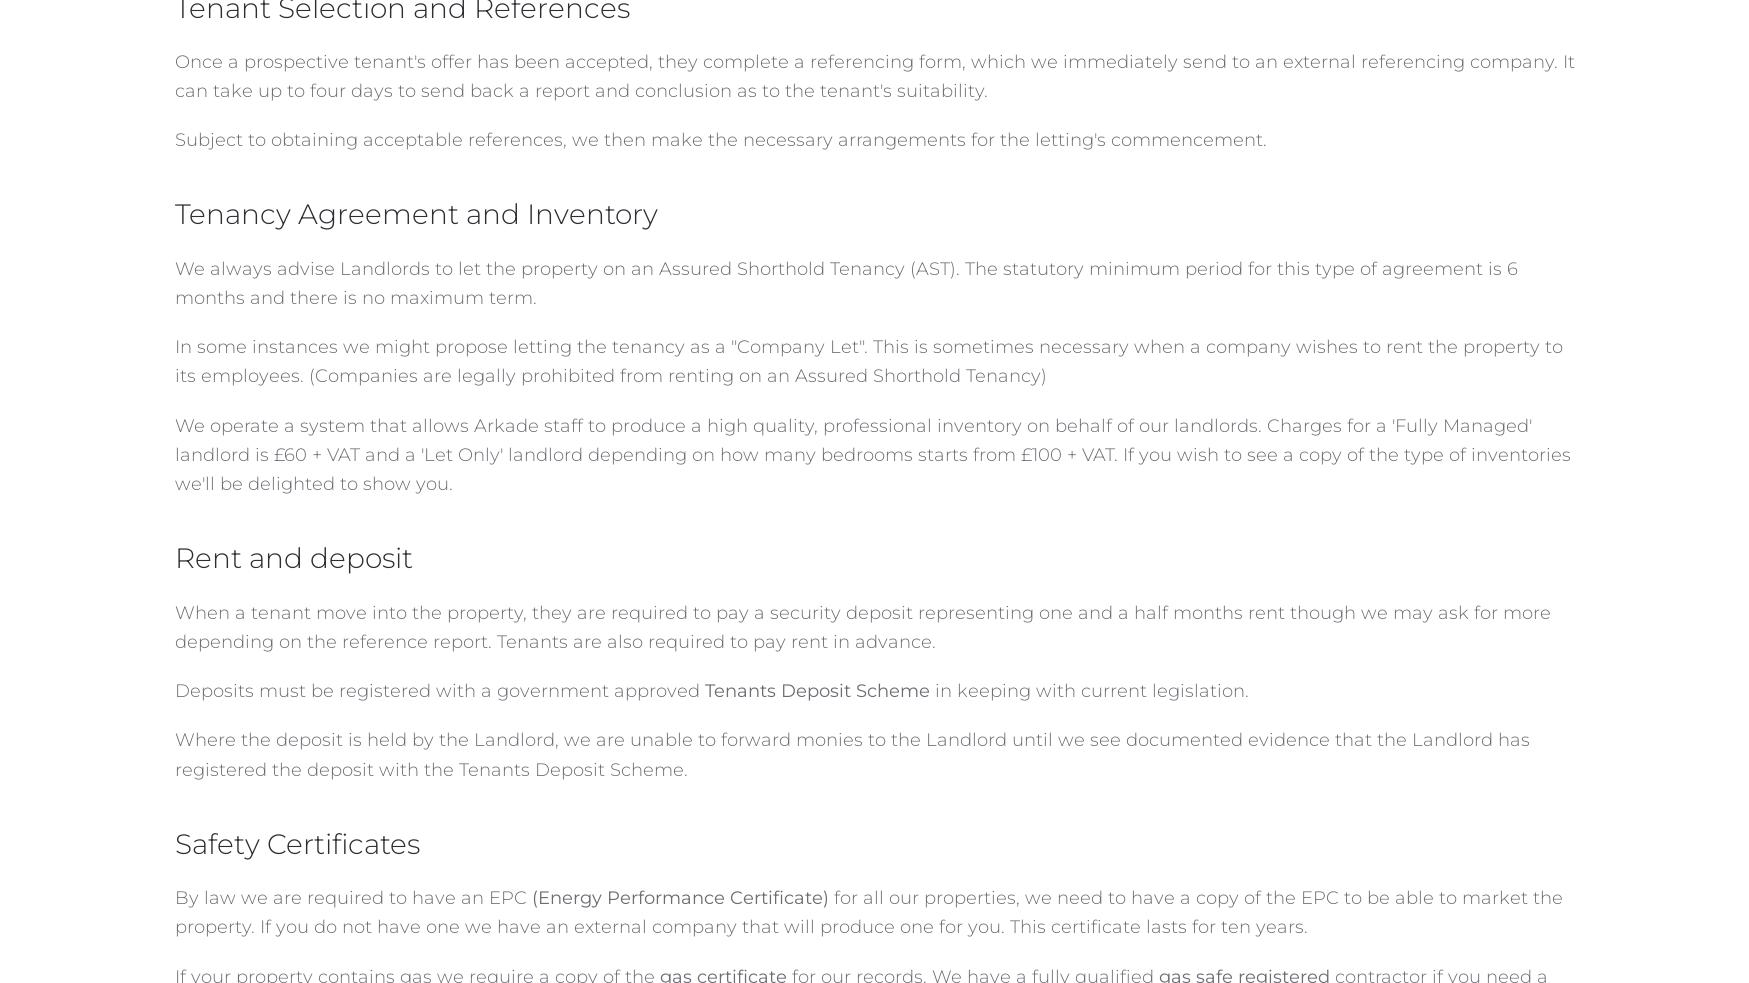 This screenshot has width=1749, height=983. What do you see at coordinates (173, 74) in the screenshot?
I see `'Once a prospective tenant's offer has been accepted, they complete a referencing form, which we immediately send to an external referencing company. It can take up to four days to send back a report and conclusion as to the tenant's suitability.'` at bounding box center [173, 74].